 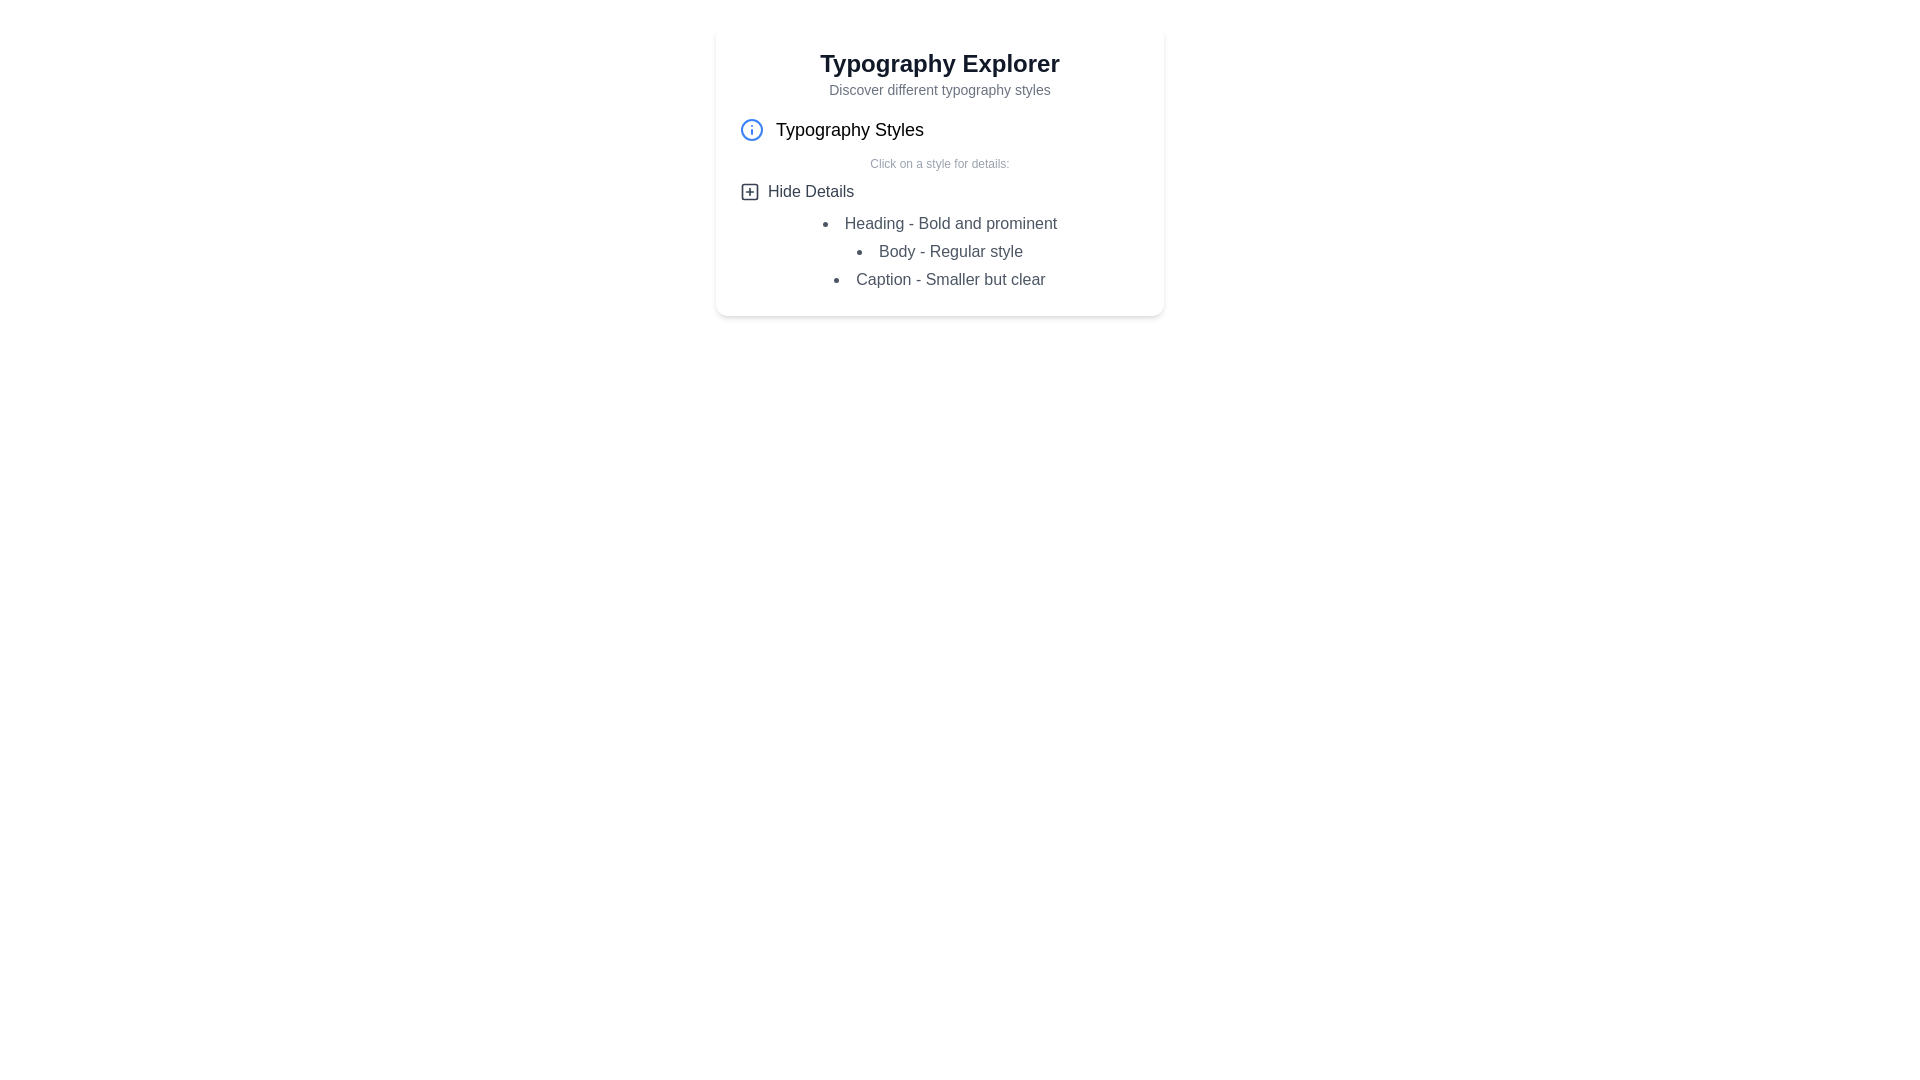 I want to click on the Text Label that indicates the focus of the section related to typography styles, located near the center-top of the UI, positioned to the right of an icon, so click(x=849, y=130).